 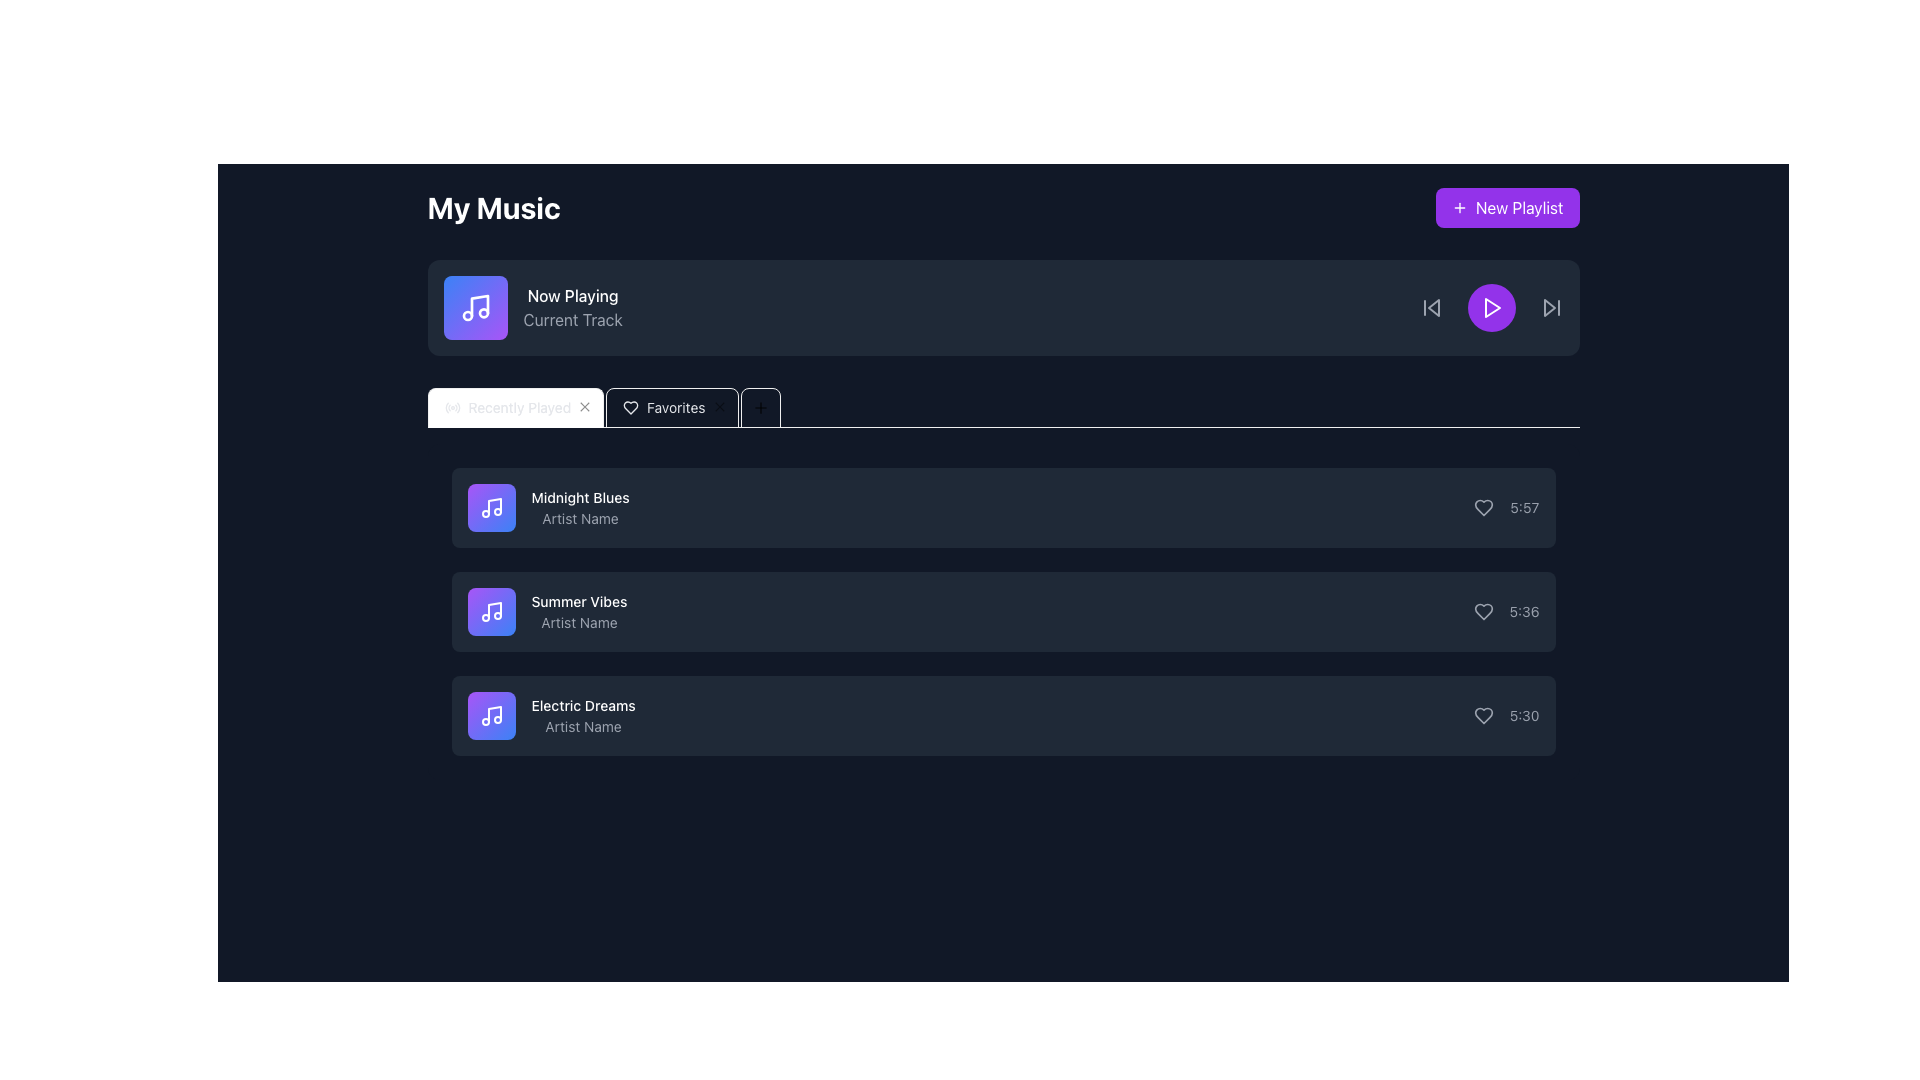 I want to click on the 'Favorites' tab, which is the second tab from the left, featuring a heart-shaped icon and light gray text on a dark background, so click(x=663, y=407).